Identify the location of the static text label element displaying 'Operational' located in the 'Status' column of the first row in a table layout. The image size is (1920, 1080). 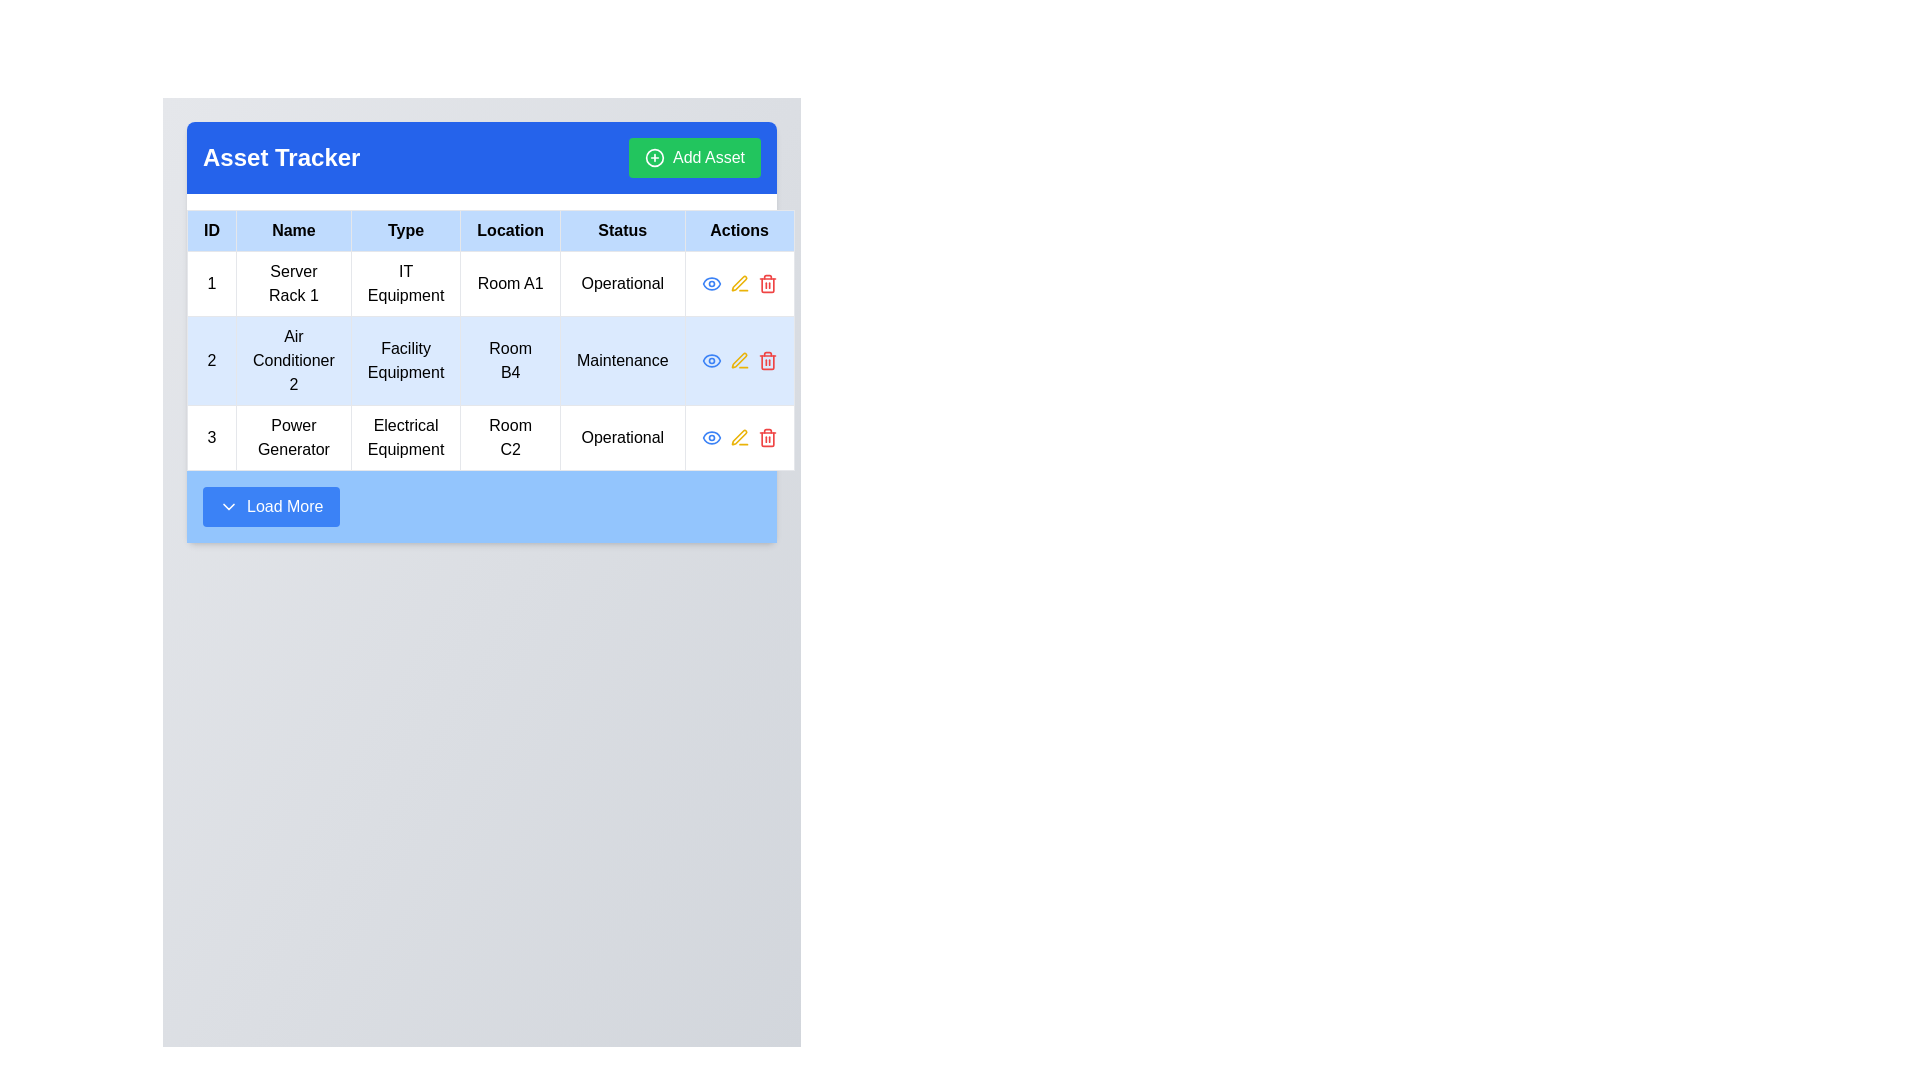
(621, 284).